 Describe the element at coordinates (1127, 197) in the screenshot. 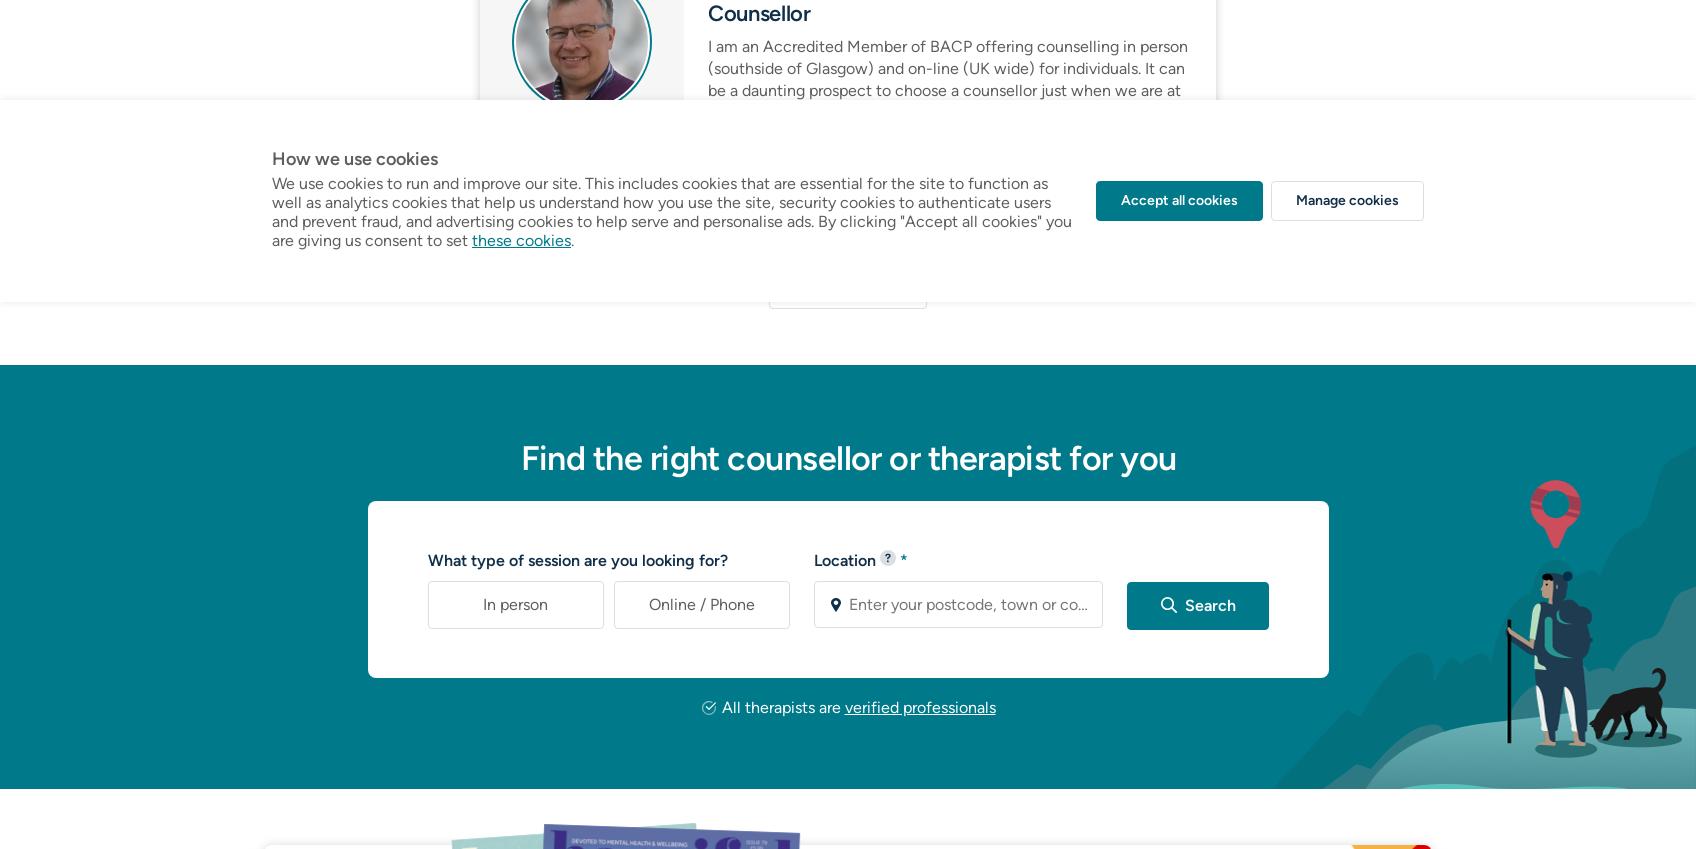

I see `'View profile'` at that location.